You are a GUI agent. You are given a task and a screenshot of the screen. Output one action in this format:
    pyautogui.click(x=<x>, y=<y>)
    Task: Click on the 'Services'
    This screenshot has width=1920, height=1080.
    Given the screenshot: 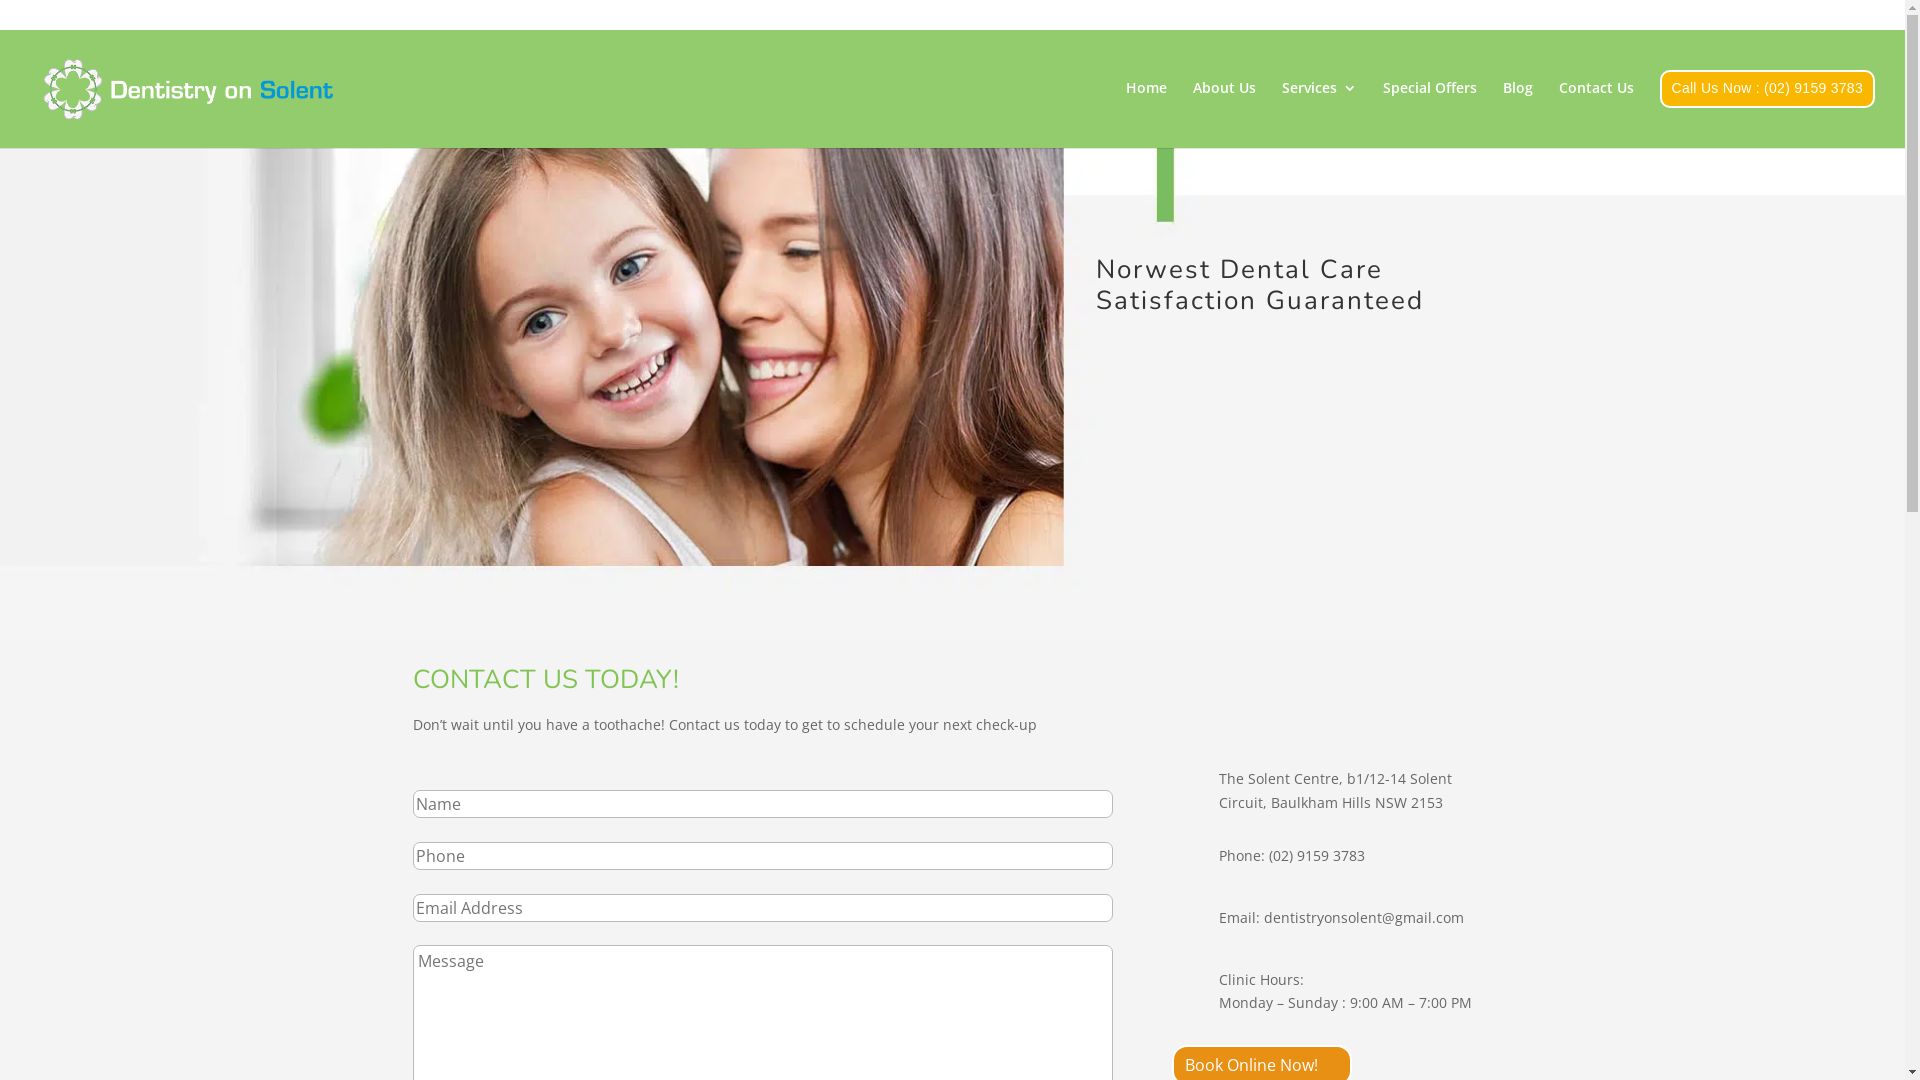 What is the action you would take?
    pyautogui.click(x=1281, y=108)
    